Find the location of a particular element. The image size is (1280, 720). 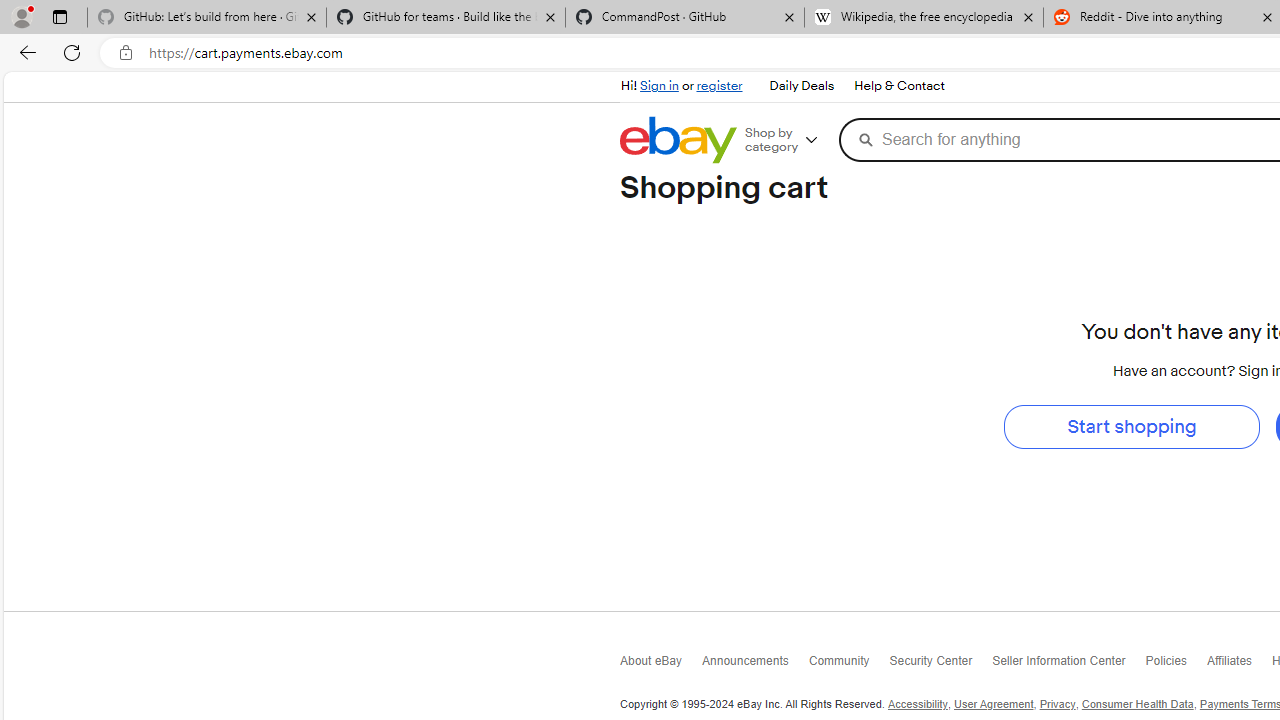

'Policies' is located at coordinates (1176, 666).